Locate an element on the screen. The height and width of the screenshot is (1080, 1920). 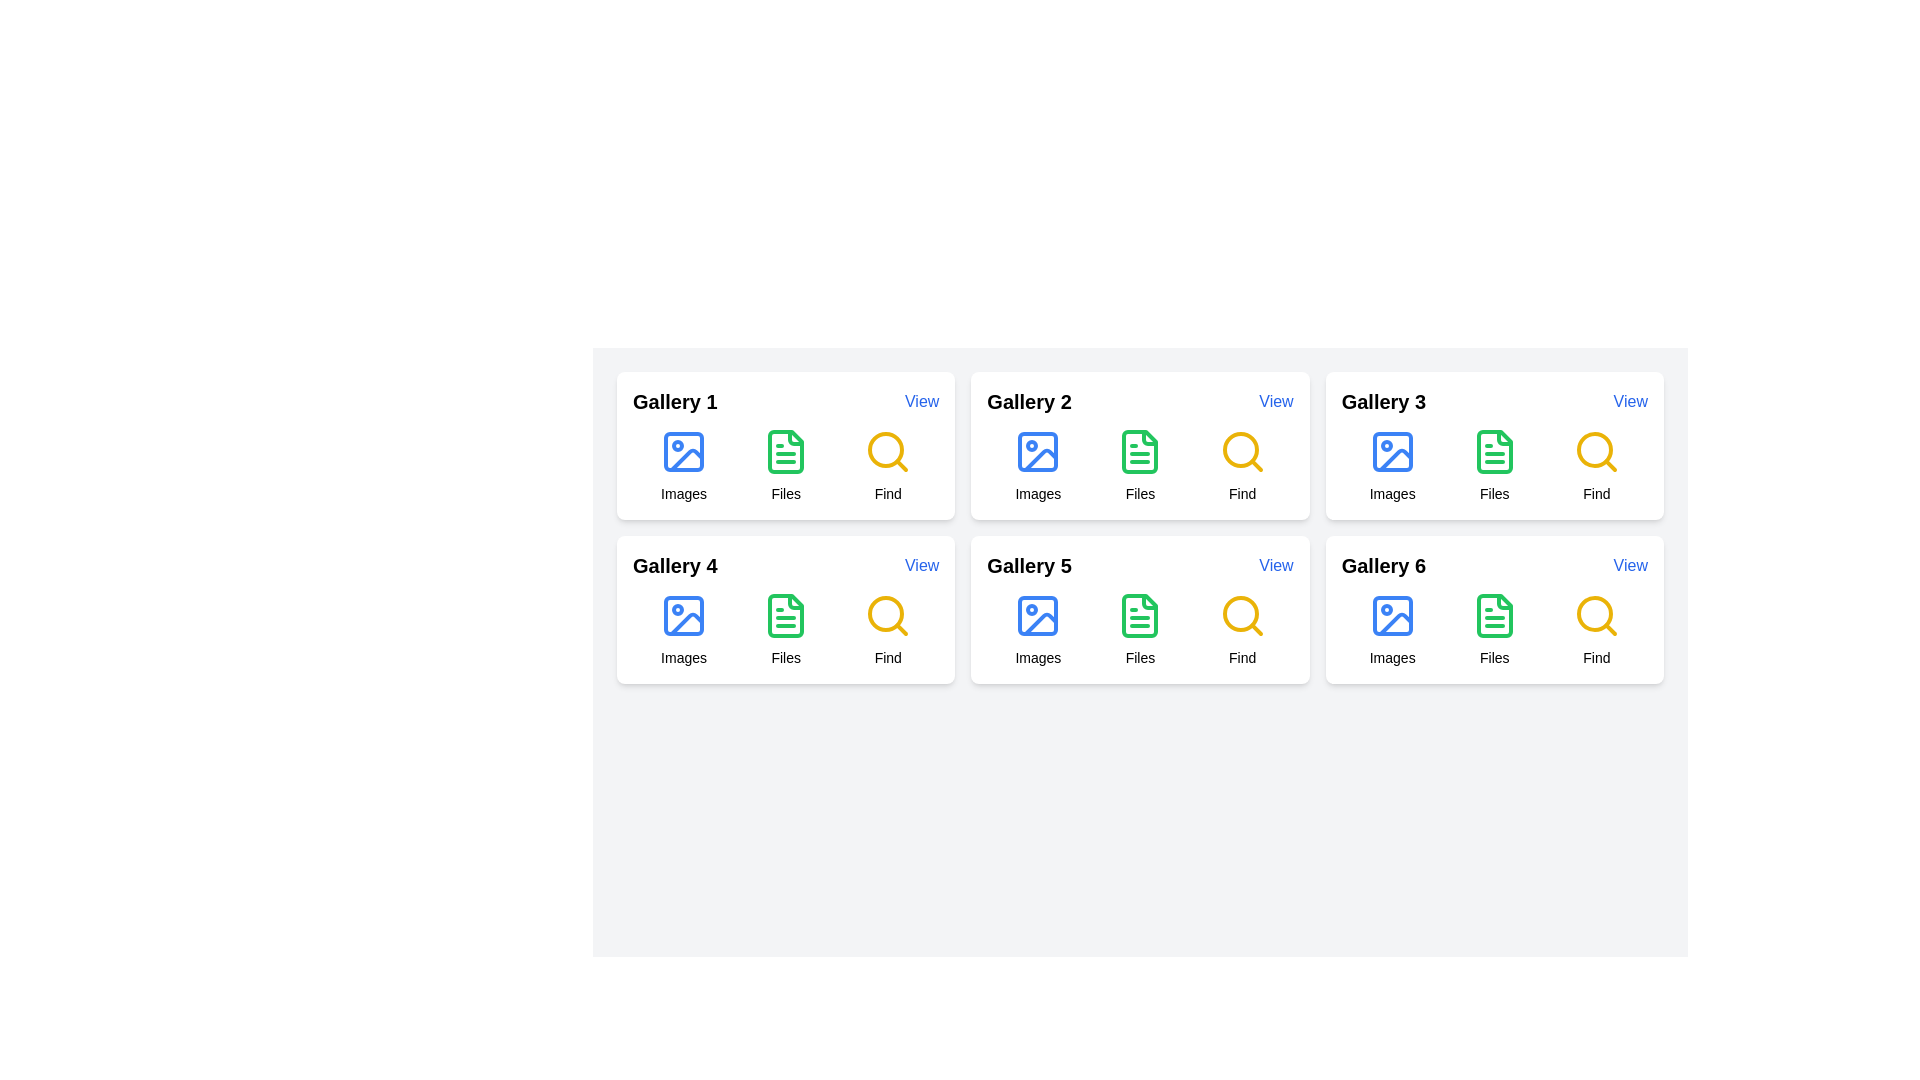
the green 'Files' icon, which is a document-like shape with a folded corner and three horizontal lines, located between 'Images' and 'Find' in the 'Gallery 2' section is located at coordinates (1140, 466).